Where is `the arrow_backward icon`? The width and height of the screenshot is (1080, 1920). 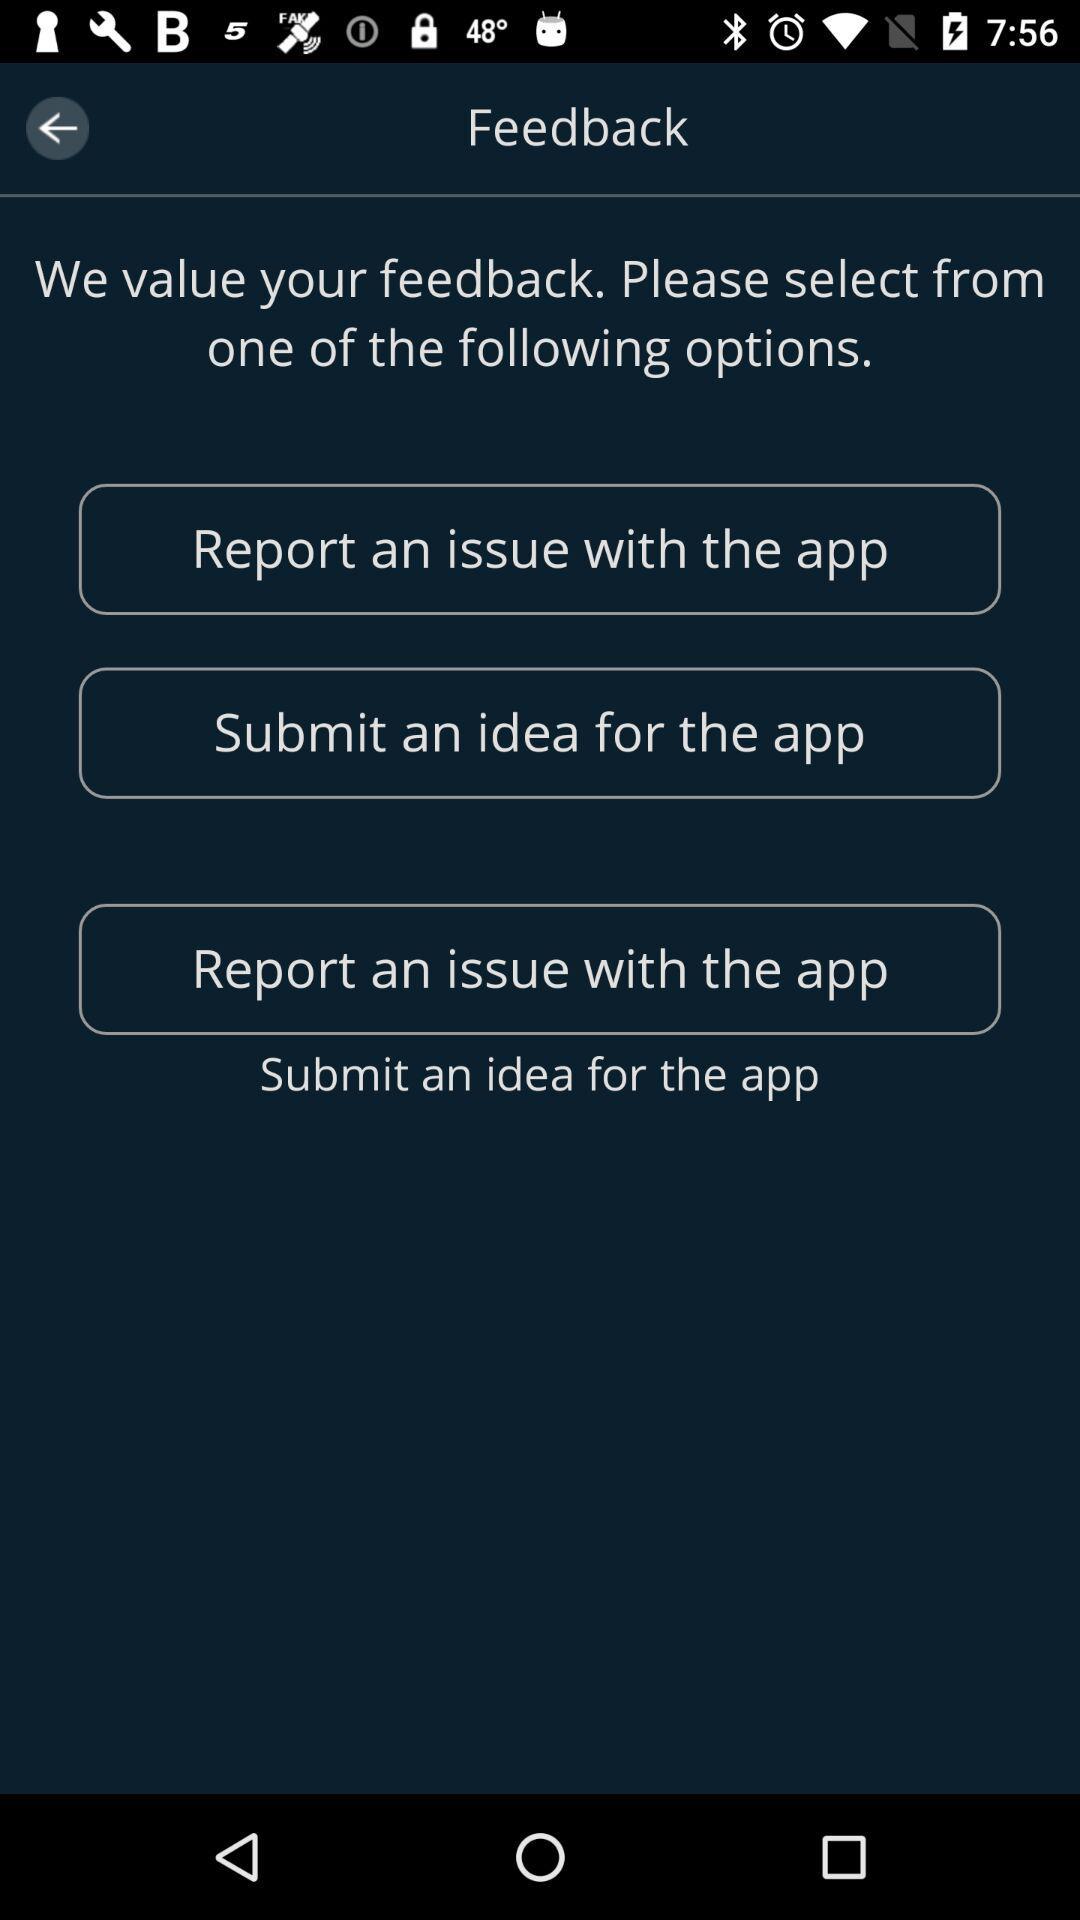
the arrow_backward icon is located at coordinates (56, 127).